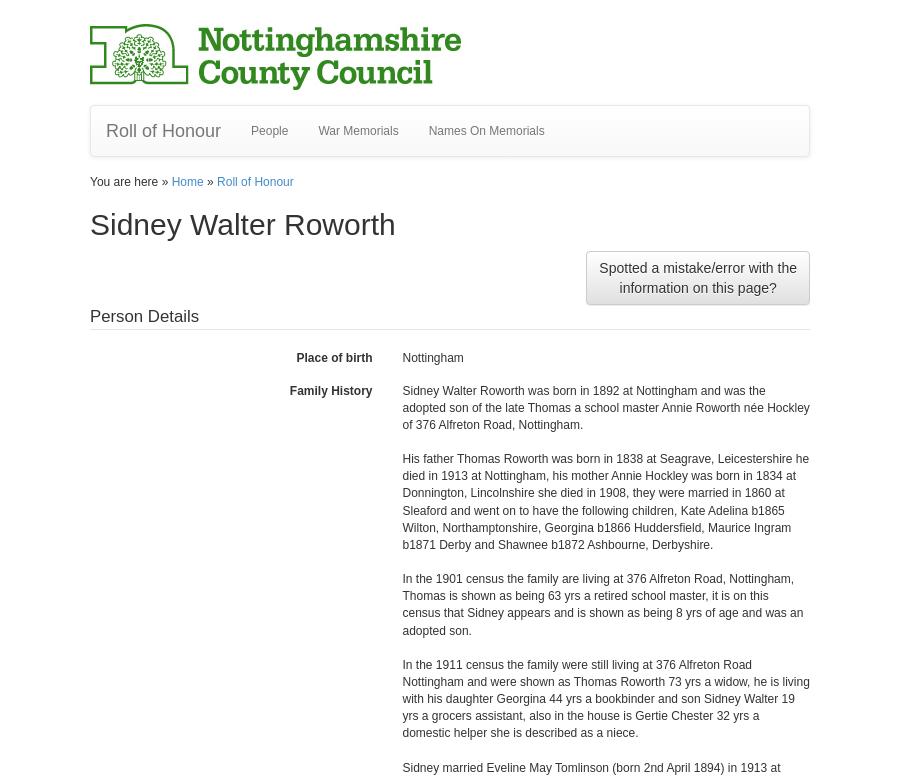 This screenshot has height=776, width=900. Describe the element at coordinates (187, 180) in the screenshot. I see `'Home'` at that location.